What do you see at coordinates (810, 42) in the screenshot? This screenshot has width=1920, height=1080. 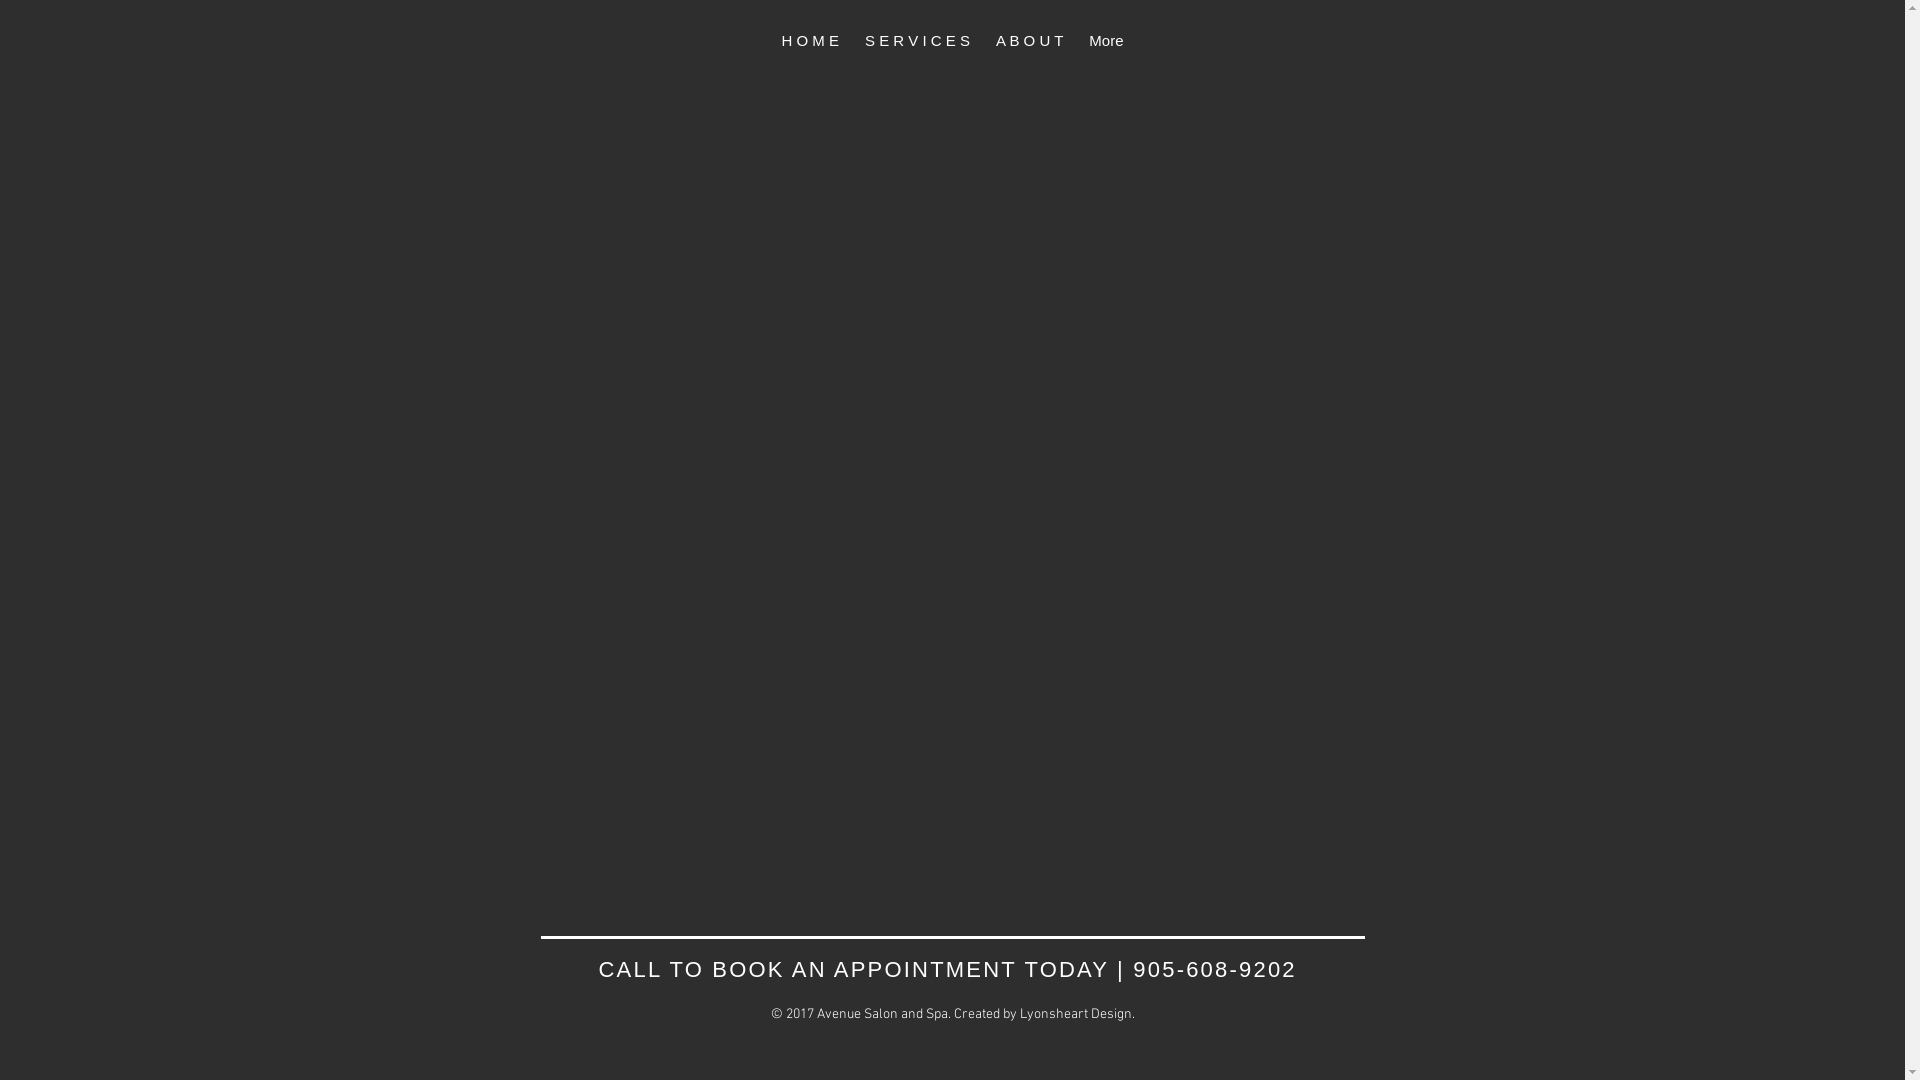 I see `'H O M E'` at bounding box center [810, 42].